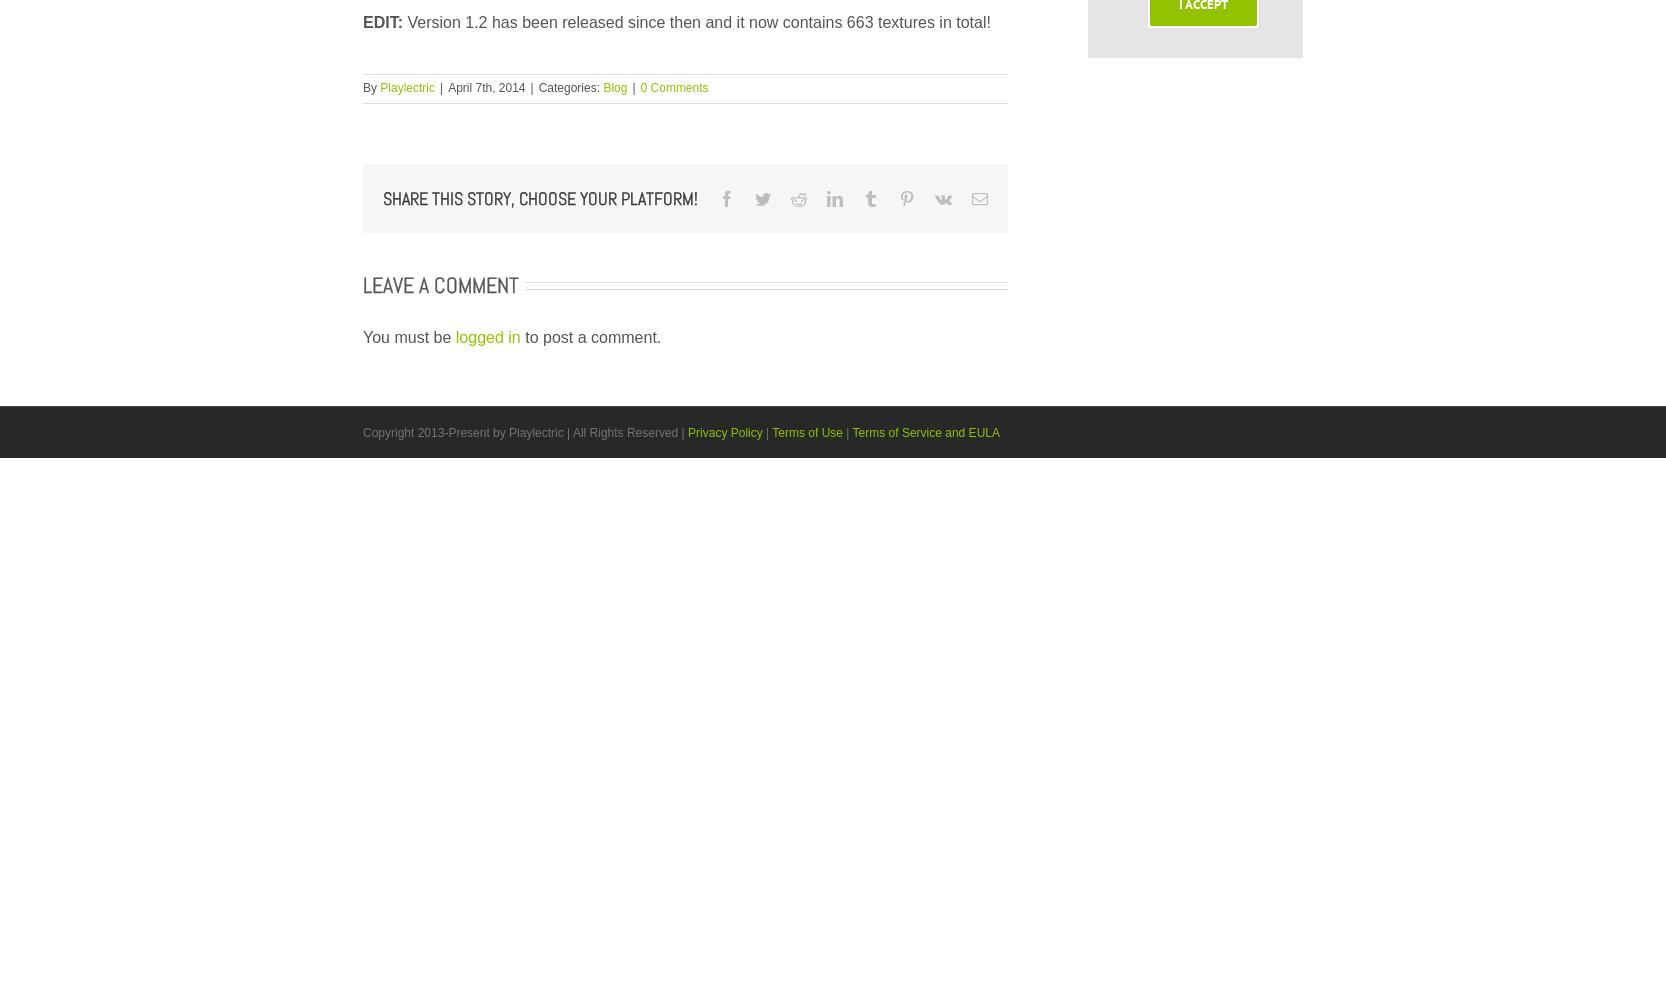 The image size is (1666, 1000). Describe the element at coordinates (363, 335) in the screenshot. I see `'You must be'` at that location.